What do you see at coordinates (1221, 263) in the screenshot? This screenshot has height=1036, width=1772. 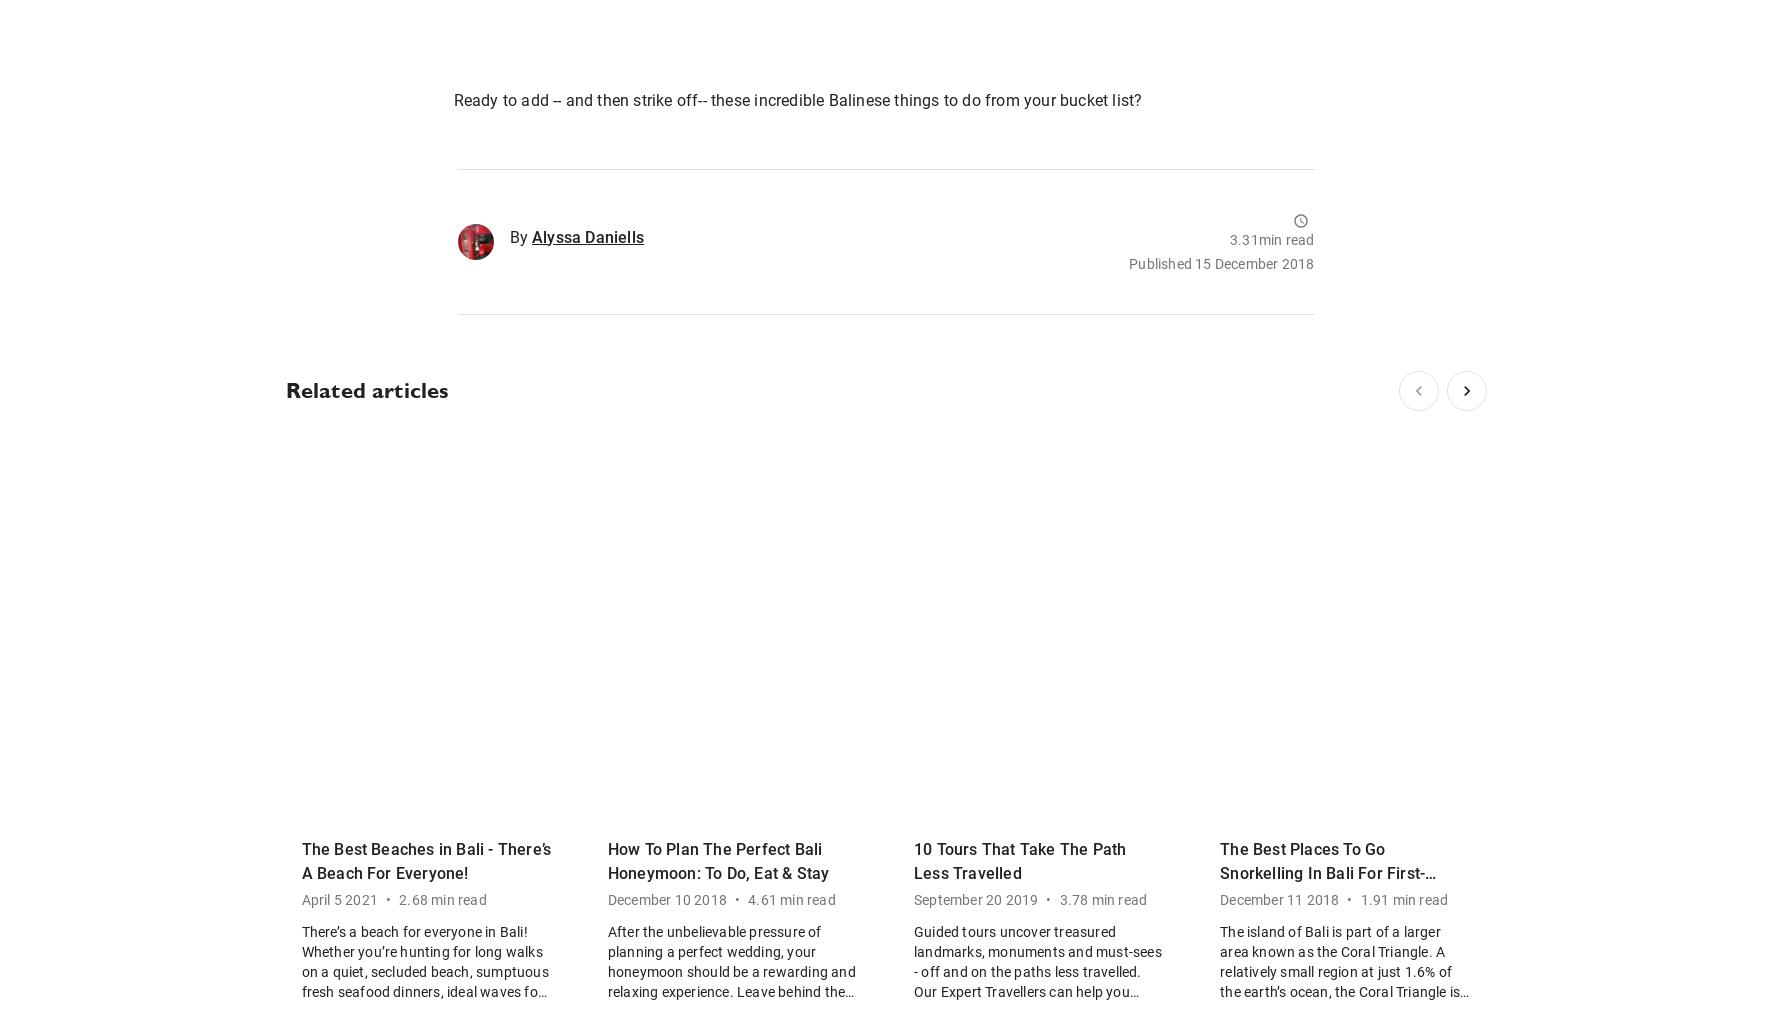 I see `'Published 15 December 2018'` at bounding box center [1221, 263].